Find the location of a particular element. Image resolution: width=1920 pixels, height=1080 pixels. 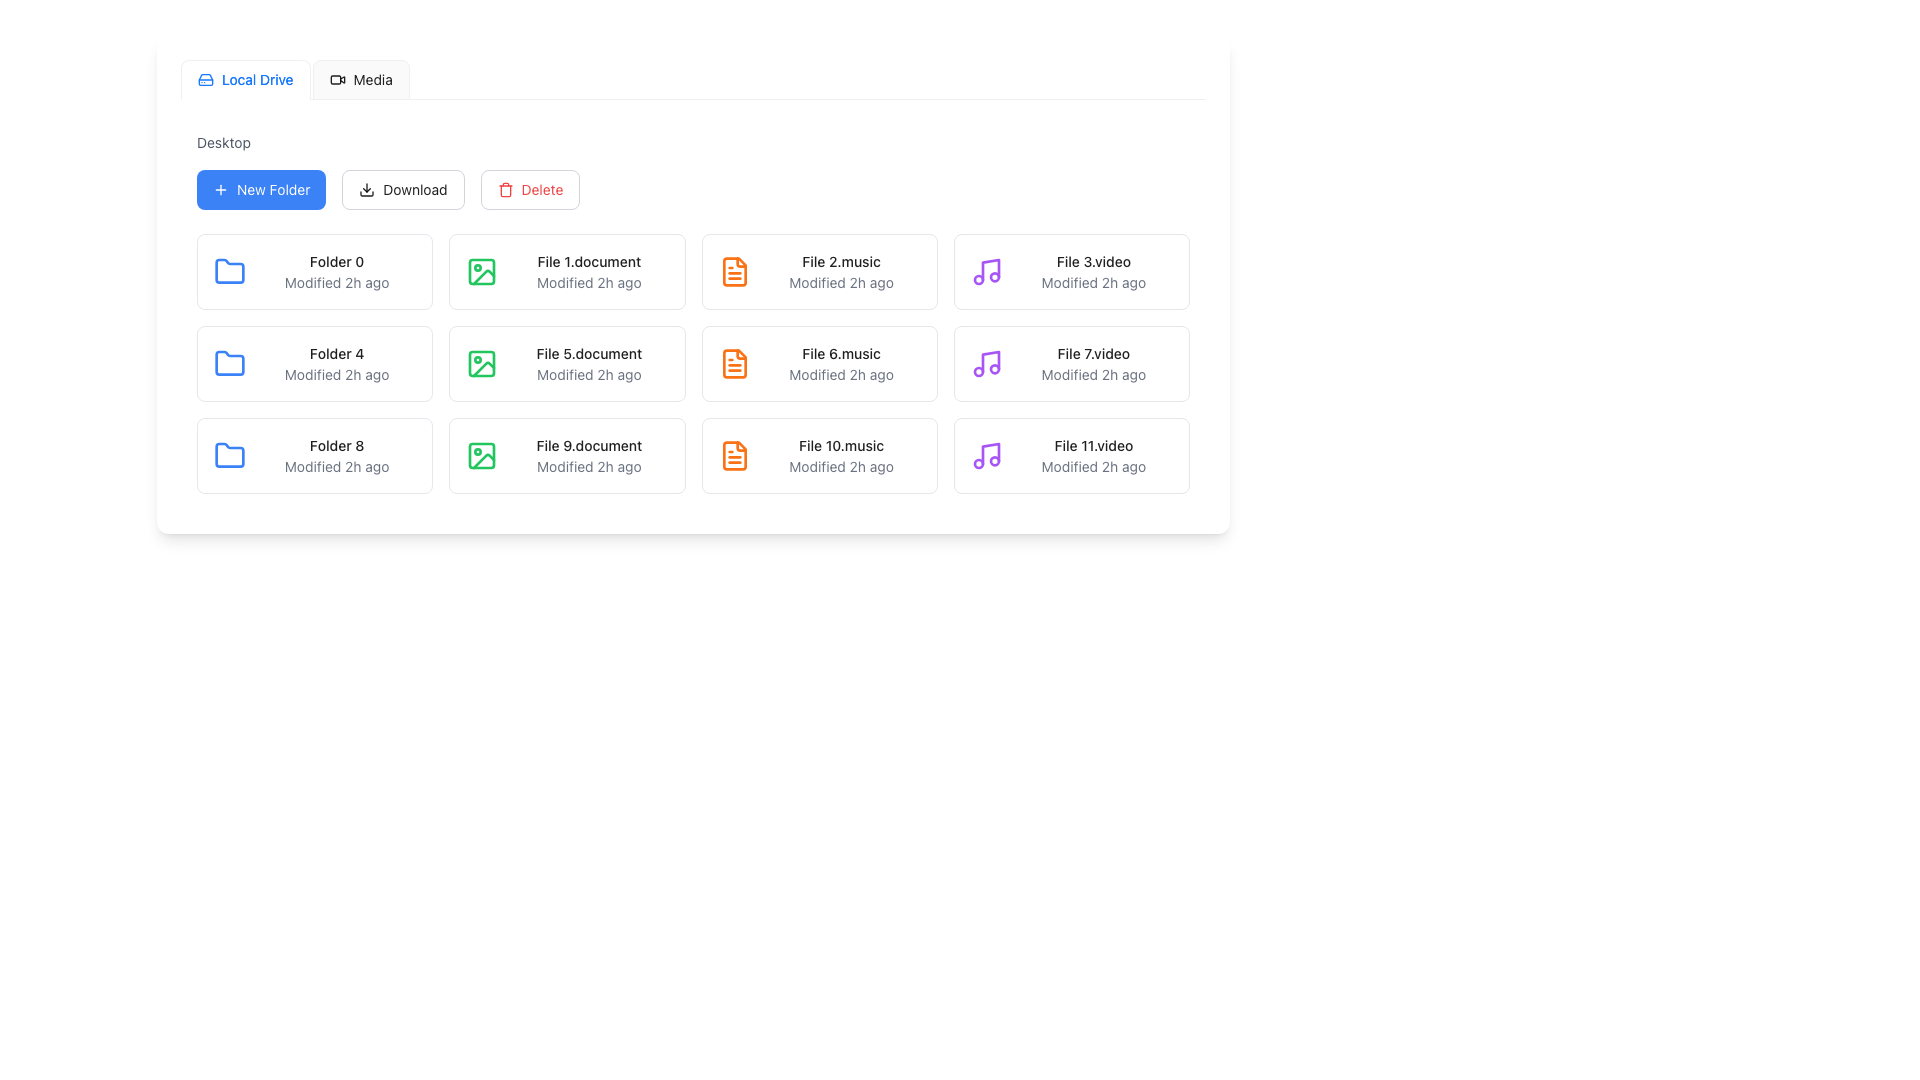

on the File entry item displaying 'File 7.video' with a purple music note icon is located at coordinates (1070, 363).